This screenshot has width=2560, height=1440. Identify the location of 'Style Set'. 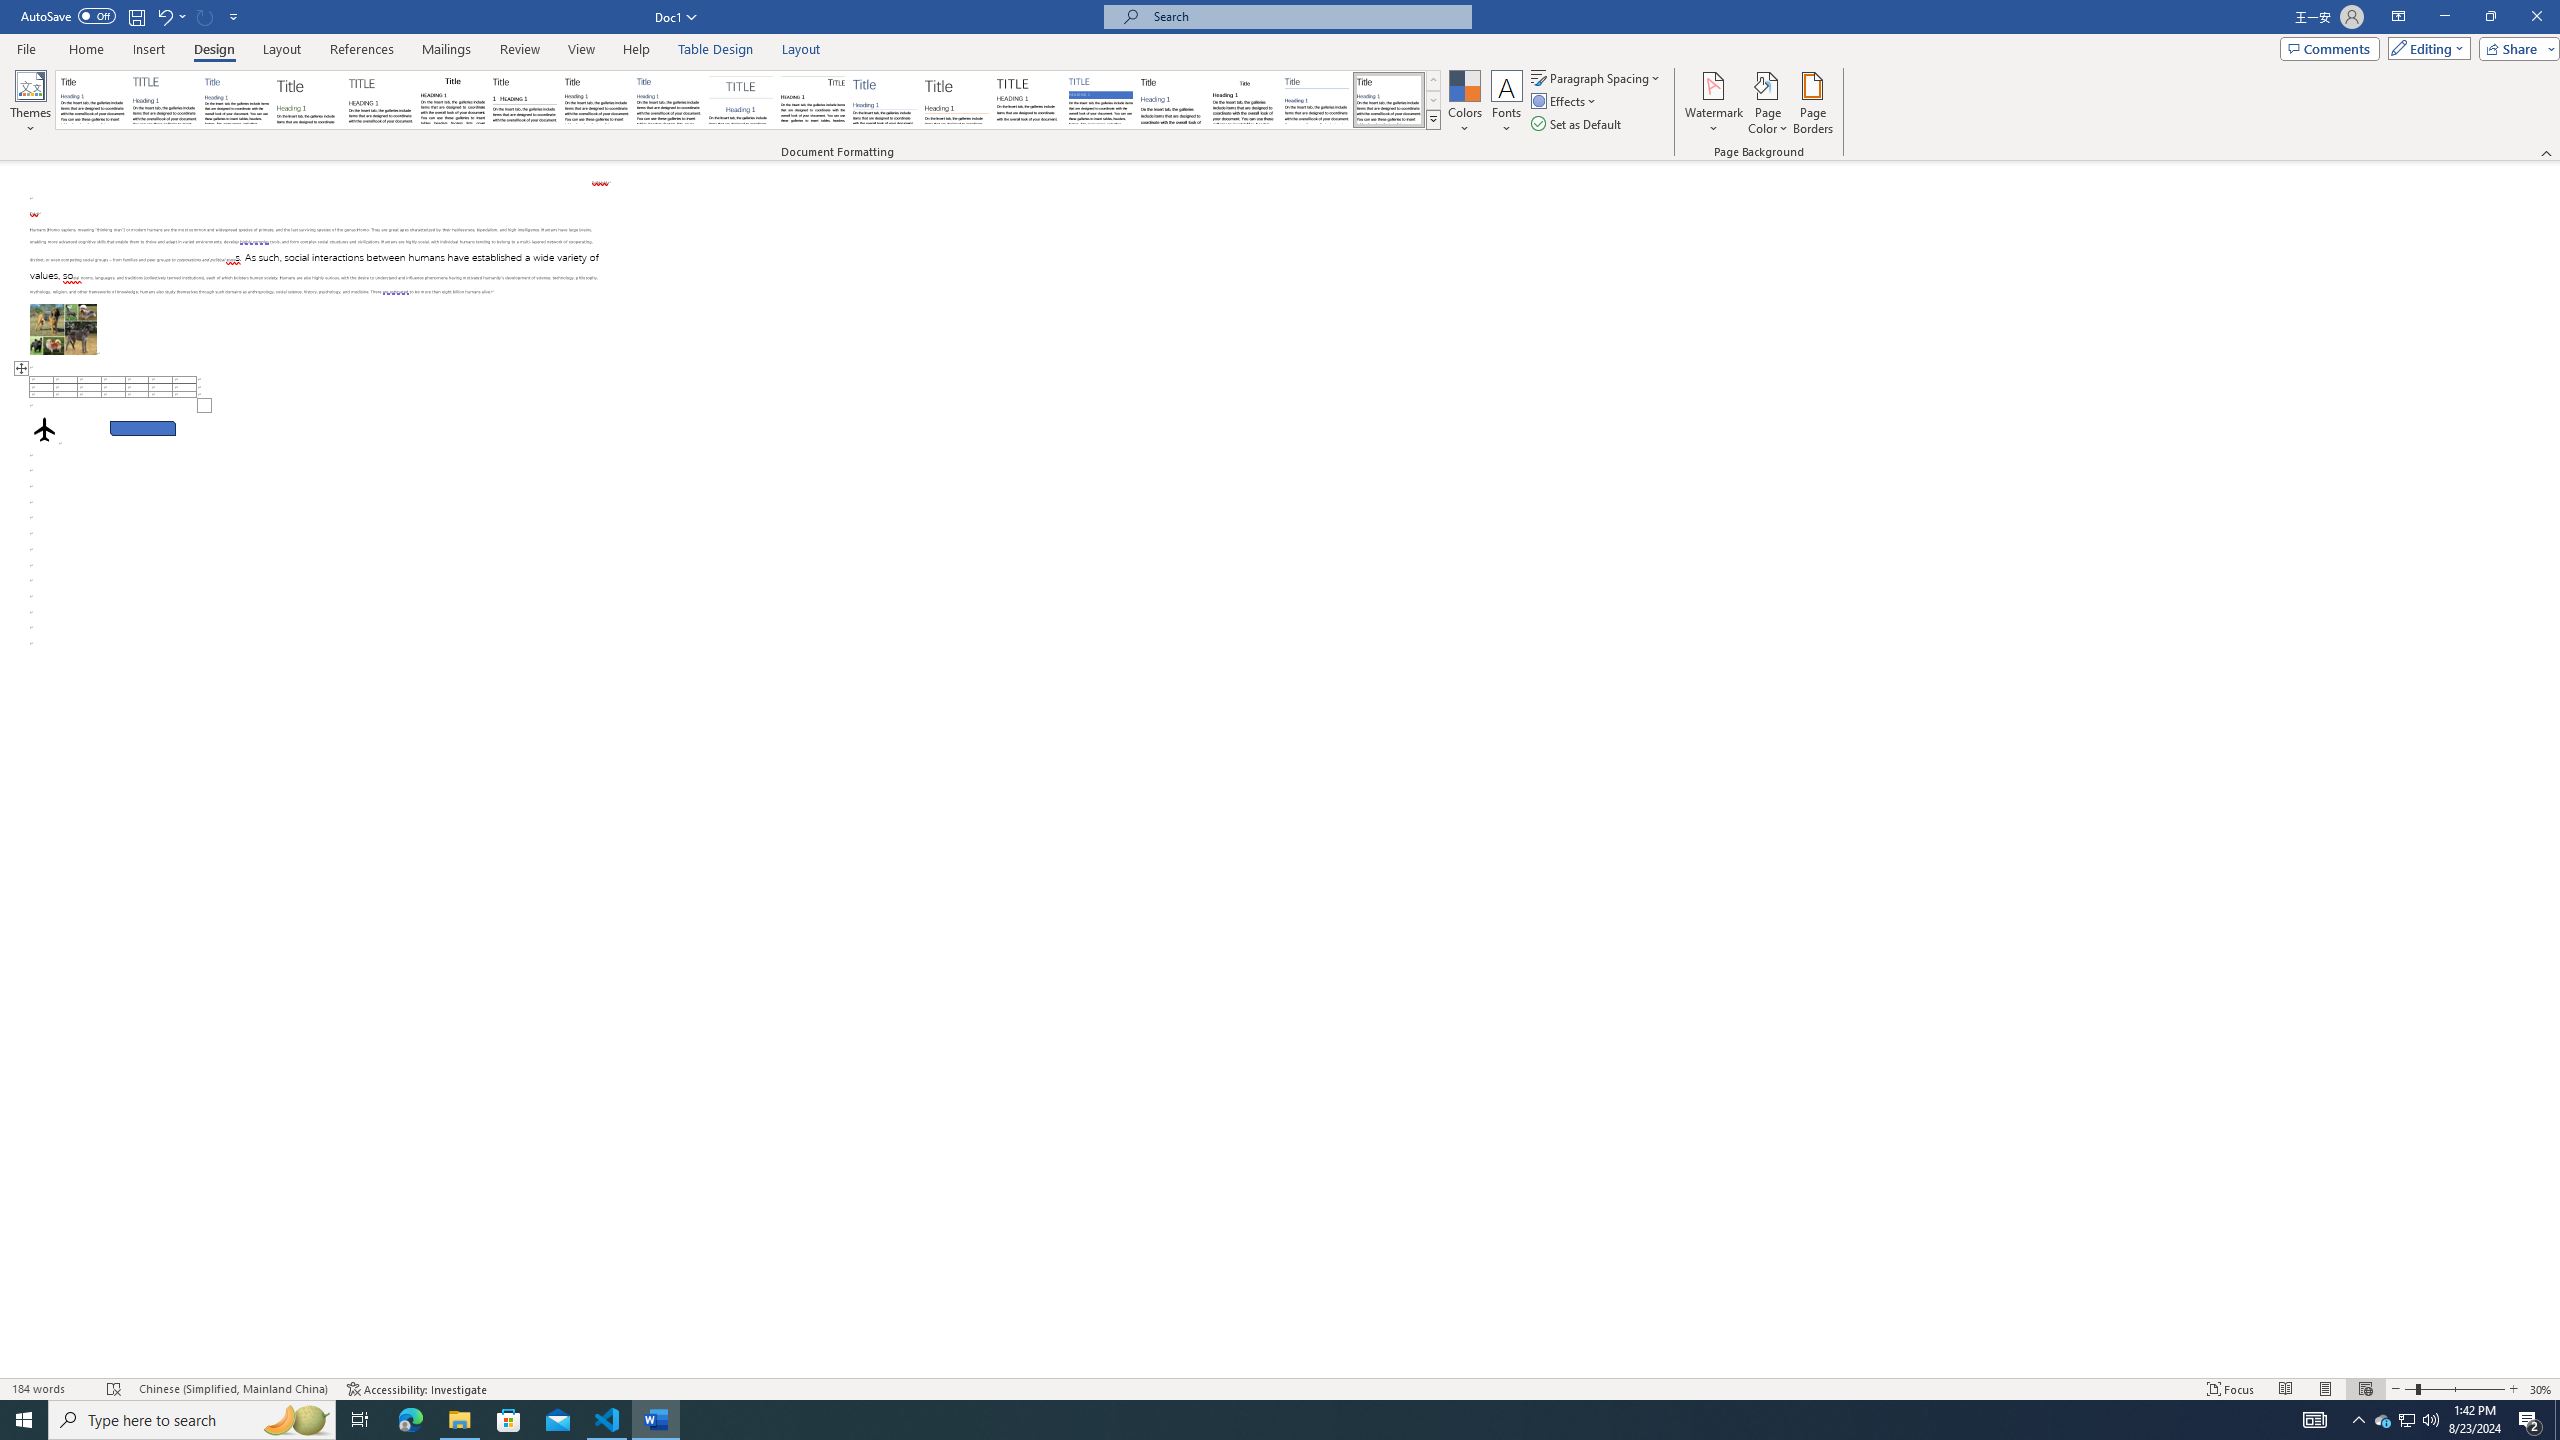
(1432, 118).